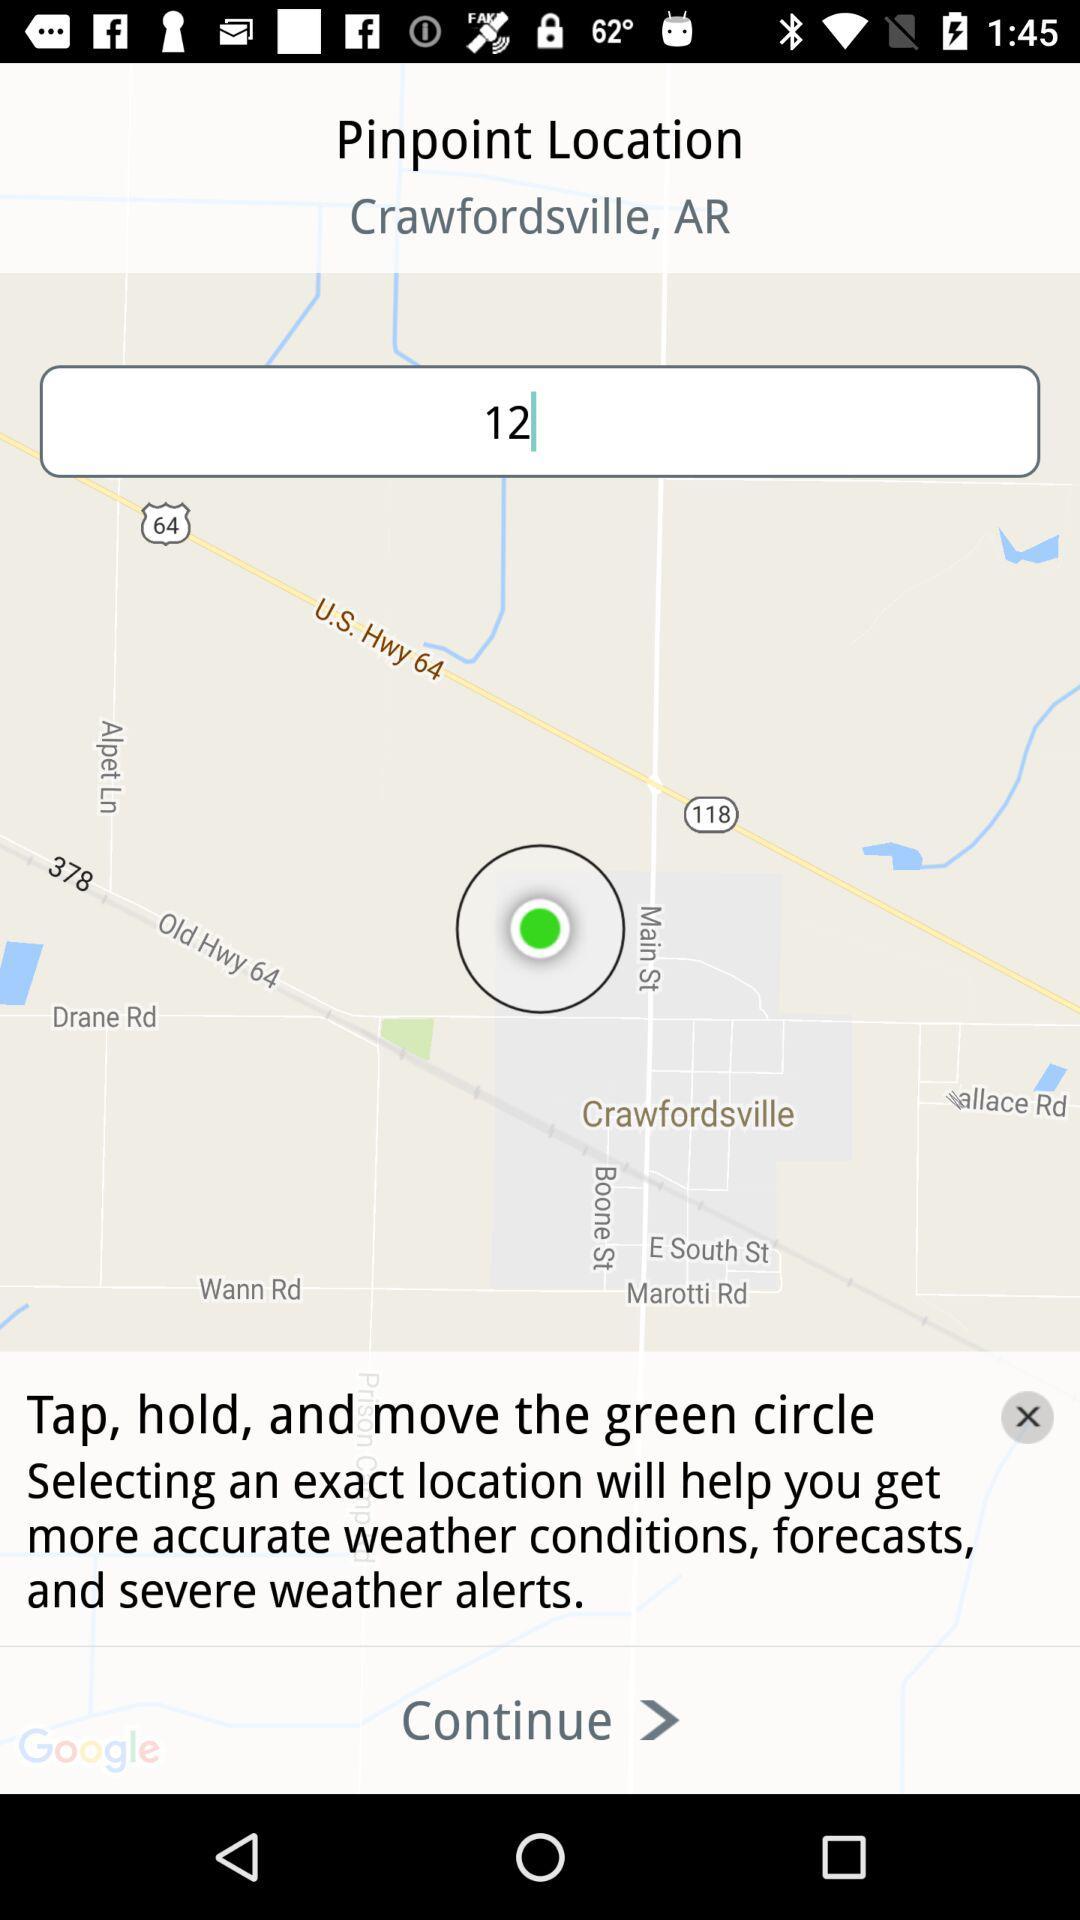  I want to click on the close icon, so click(1027, 1416).